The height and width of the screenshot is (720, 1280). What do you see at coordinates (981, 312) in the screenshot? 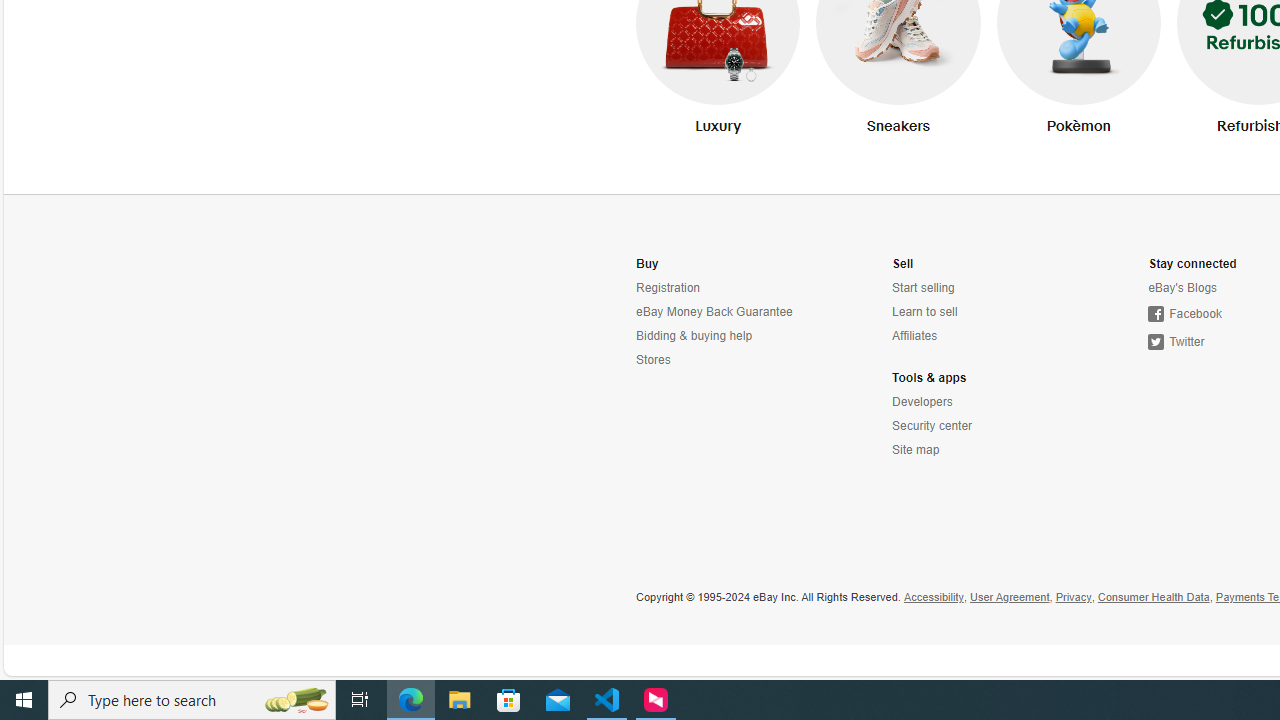
I see `'Learn to sell'` at bounding box center [981, 312].